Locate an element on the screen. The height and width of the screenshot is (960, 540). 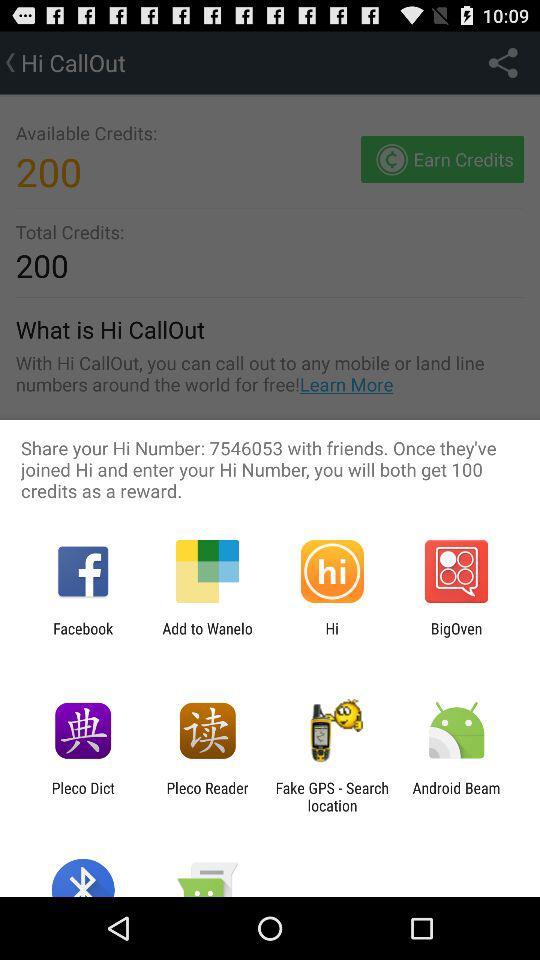
icon next to the fake gps search icon is located at coordinates (206, 796).